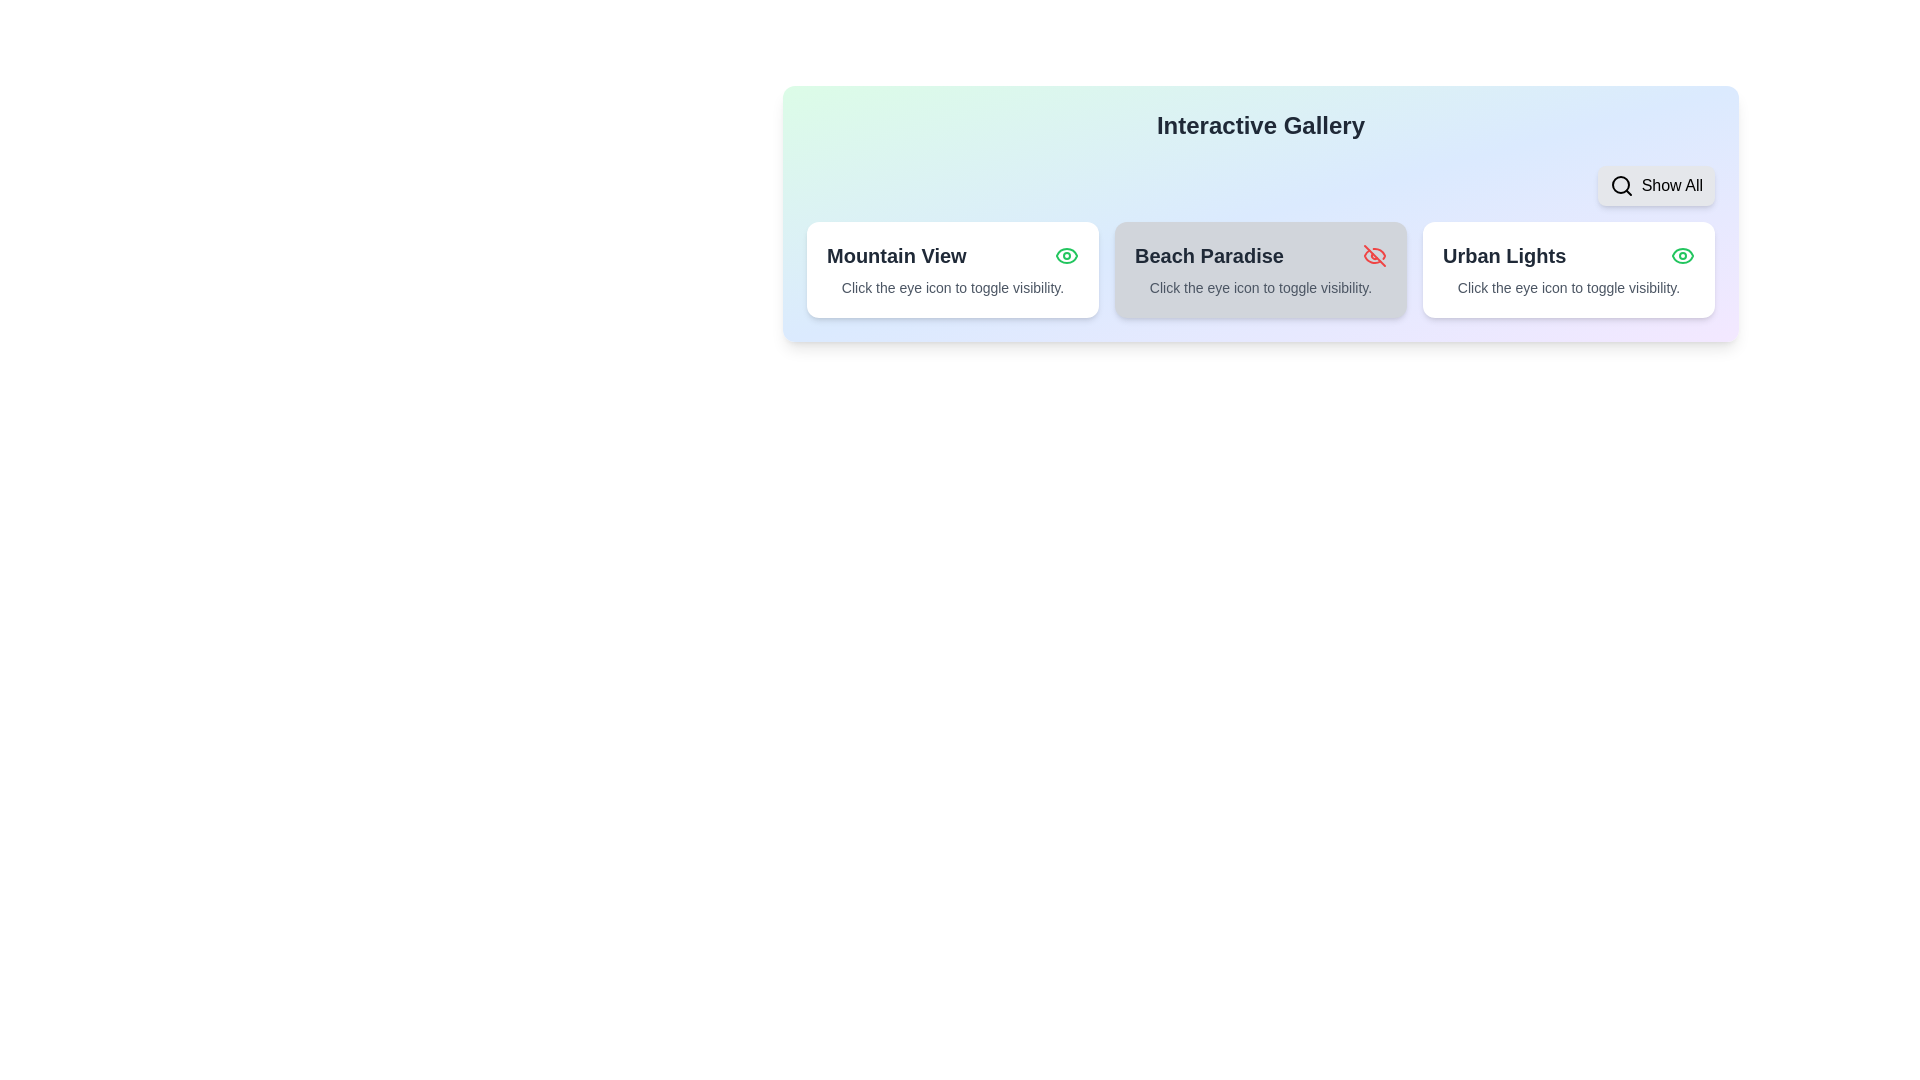 The width and height of the screenshot is (1920, 1080). I want to click on the item card titled 'Mountain View', so click(952, 270).